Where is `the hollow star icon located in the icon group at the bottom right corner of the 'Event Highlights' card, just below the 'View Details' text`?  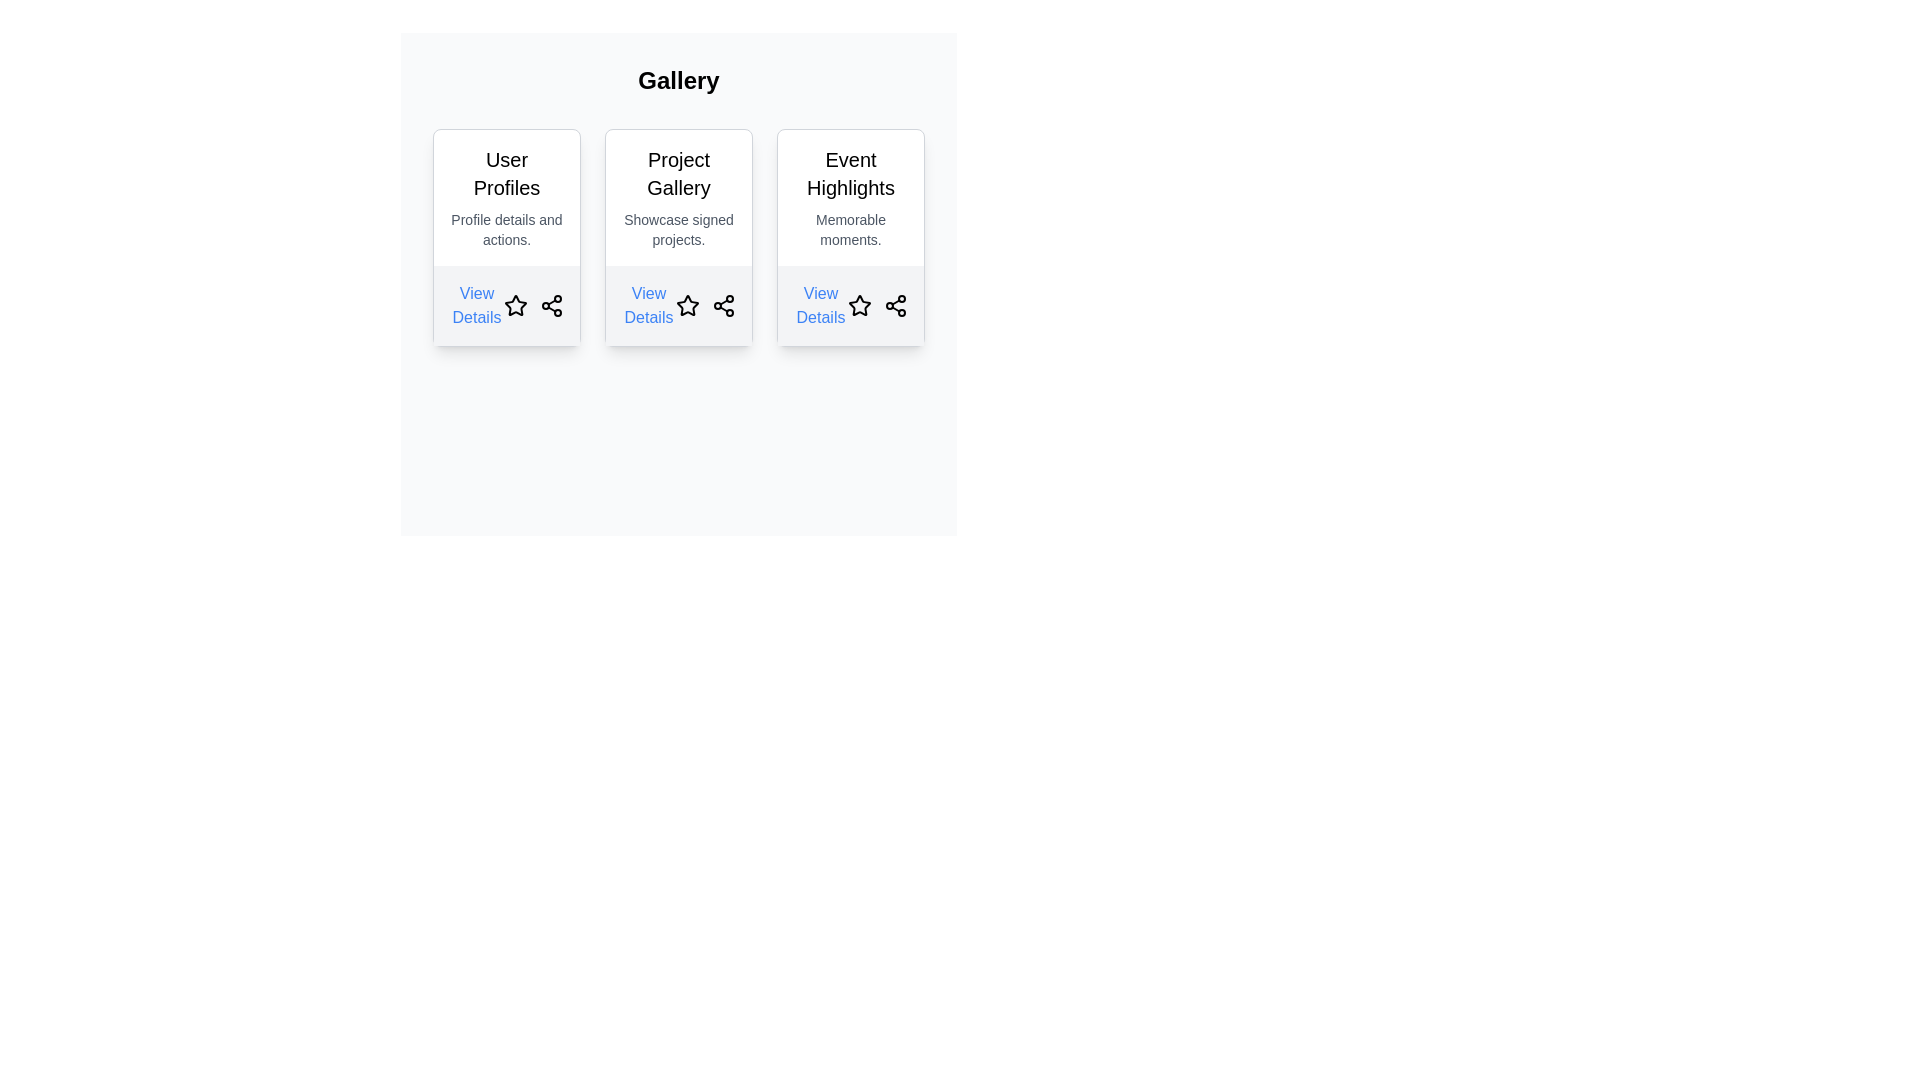 the hollow star icon located in the icon group at the bottom right corner of the 'Event Highlights' card, just below the 'View Details' text is located at coordinates (878, 305).